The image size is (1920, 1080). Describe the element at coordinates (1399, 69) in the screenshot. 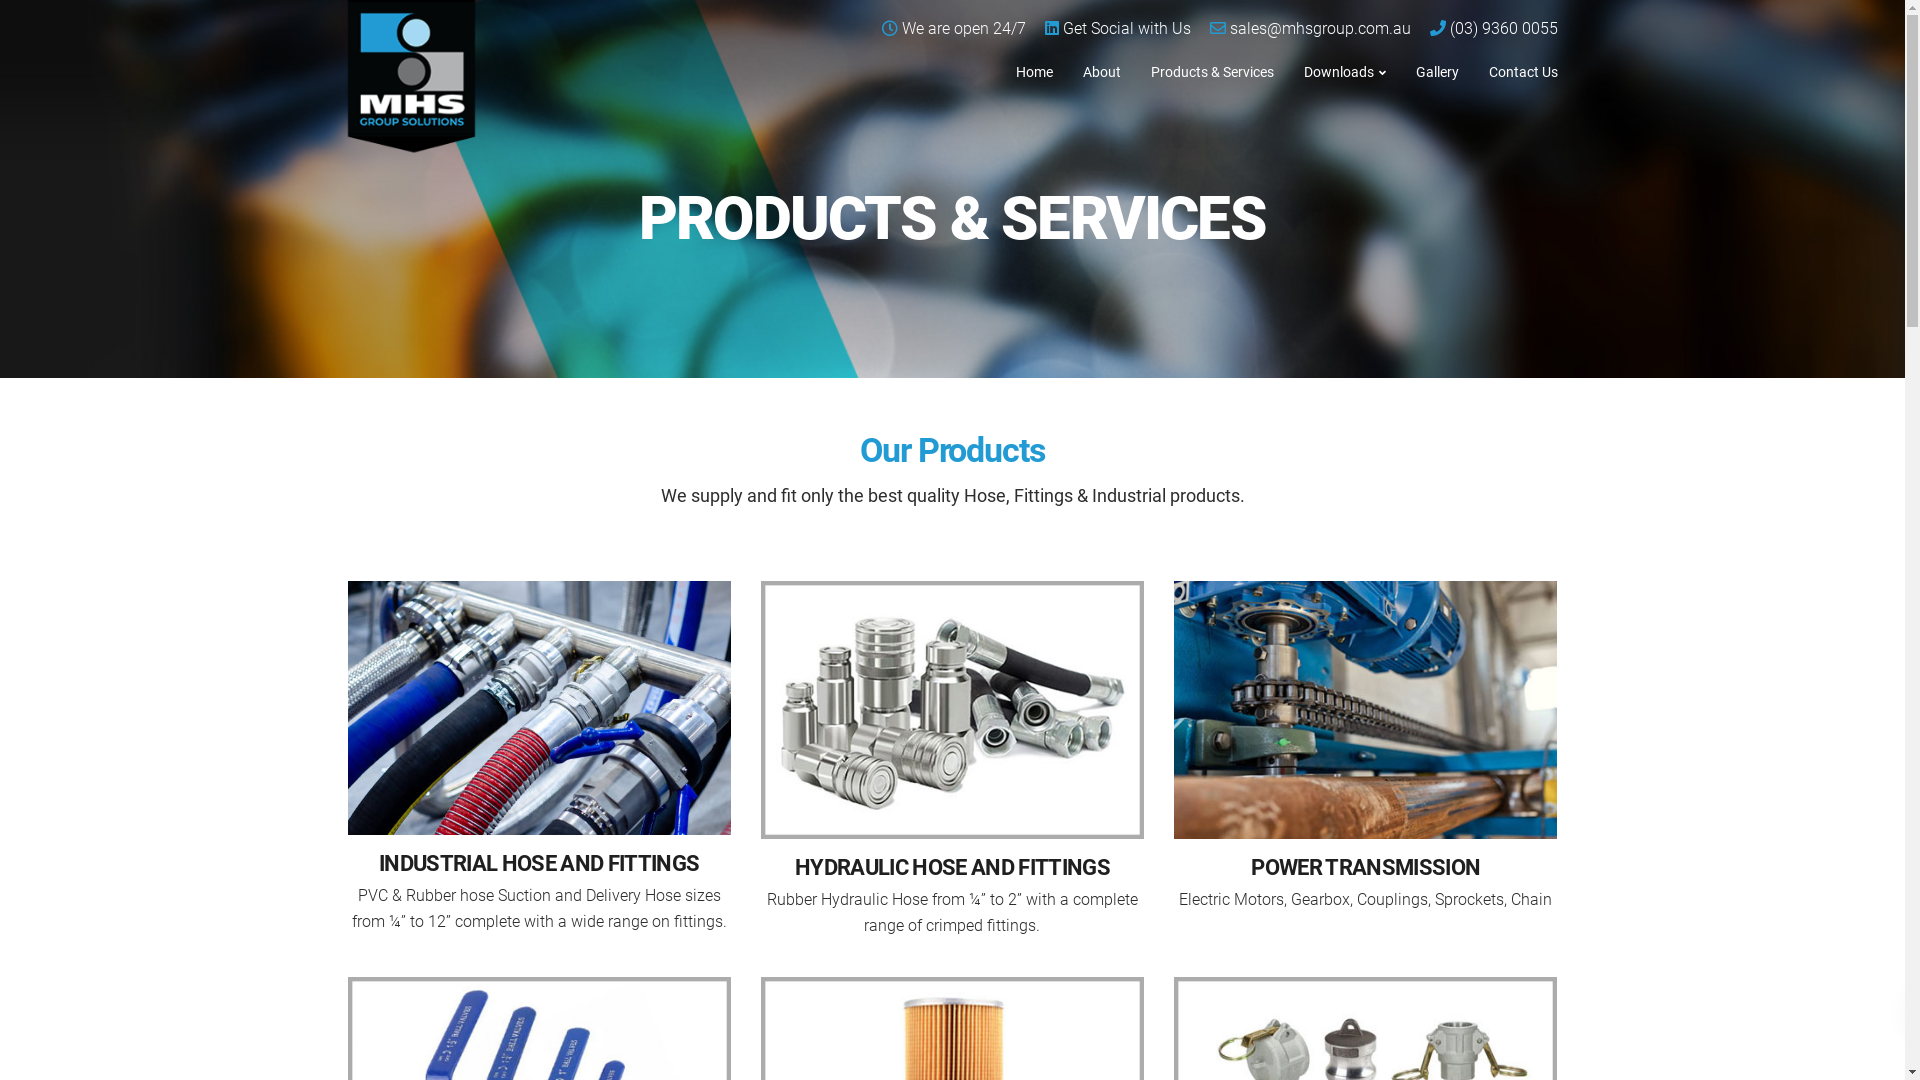

I see `'Gallery'` at that location.